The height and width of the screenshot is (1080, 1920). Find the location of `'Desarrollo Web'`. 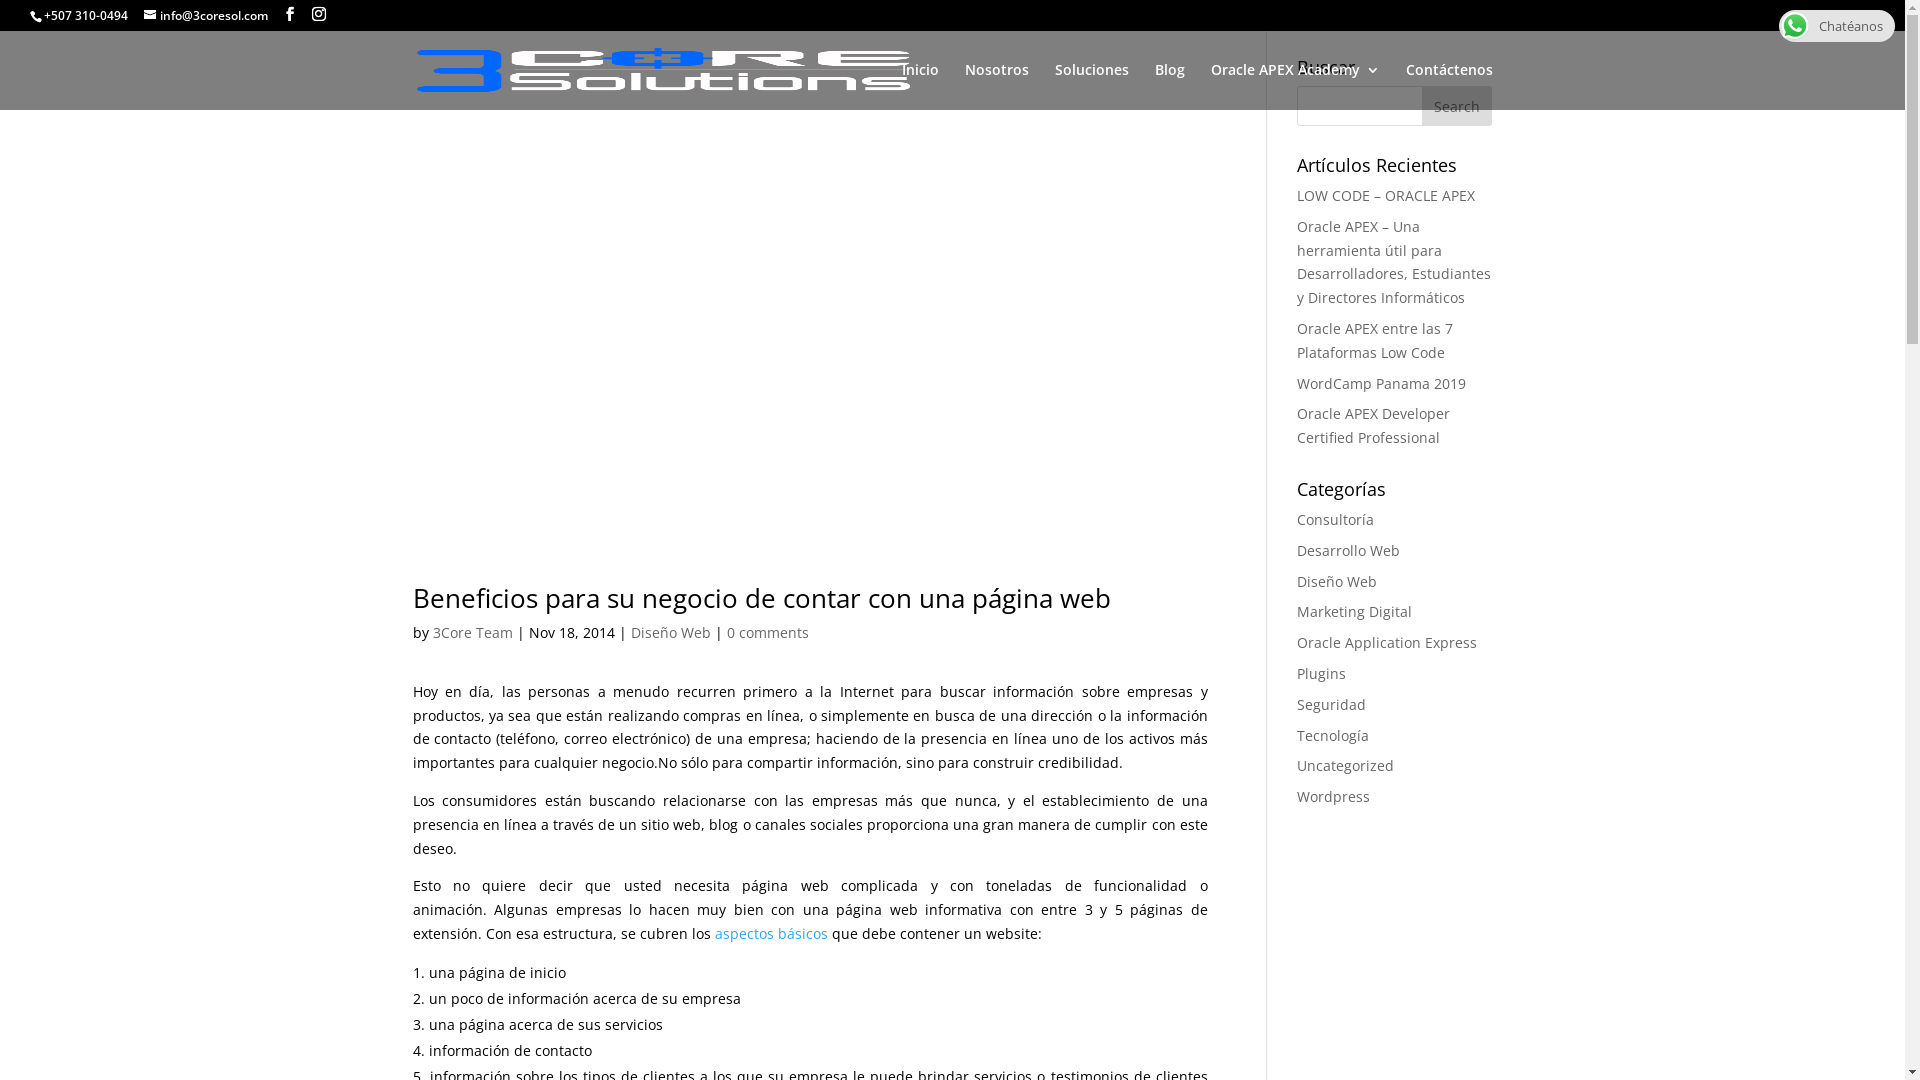

'Desarrollo Web' is located at coordinates (1348, 550).